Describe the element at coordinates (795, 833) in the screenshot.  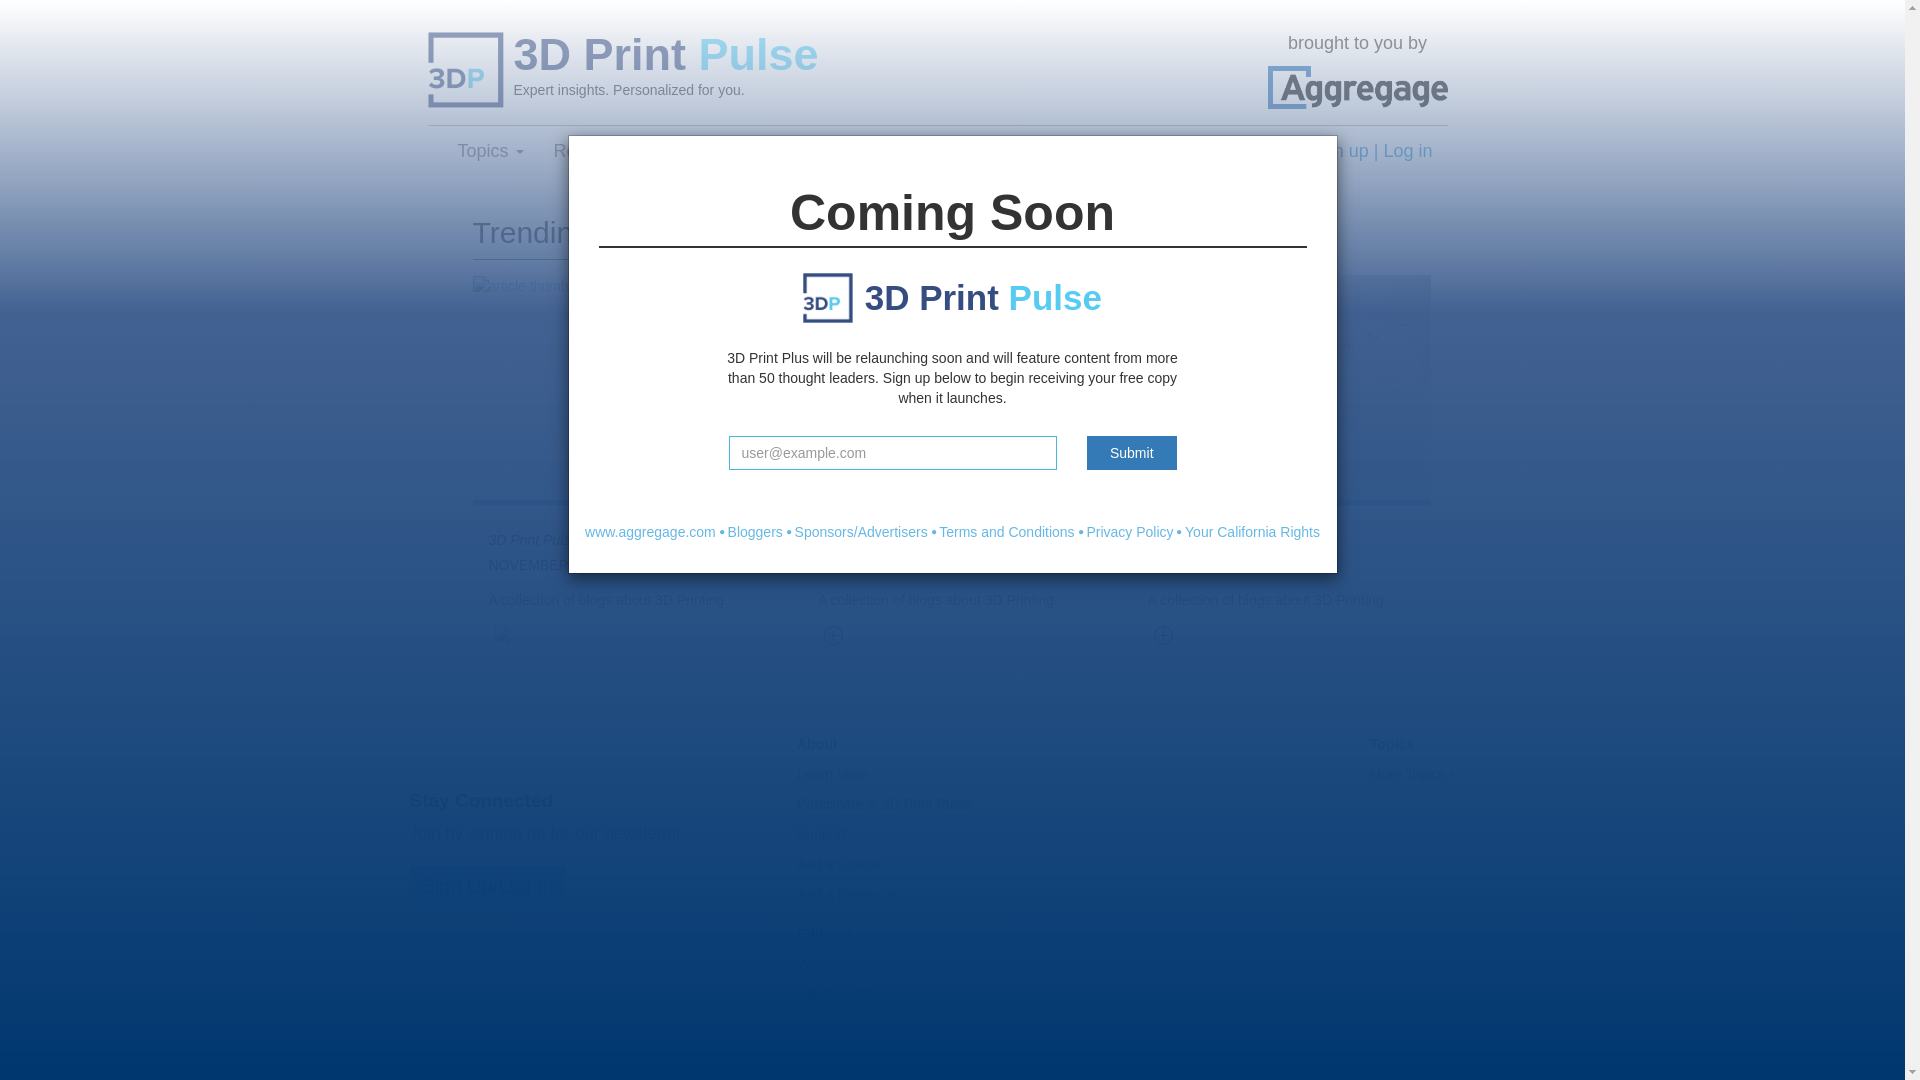
I see `'Support'` at that location.